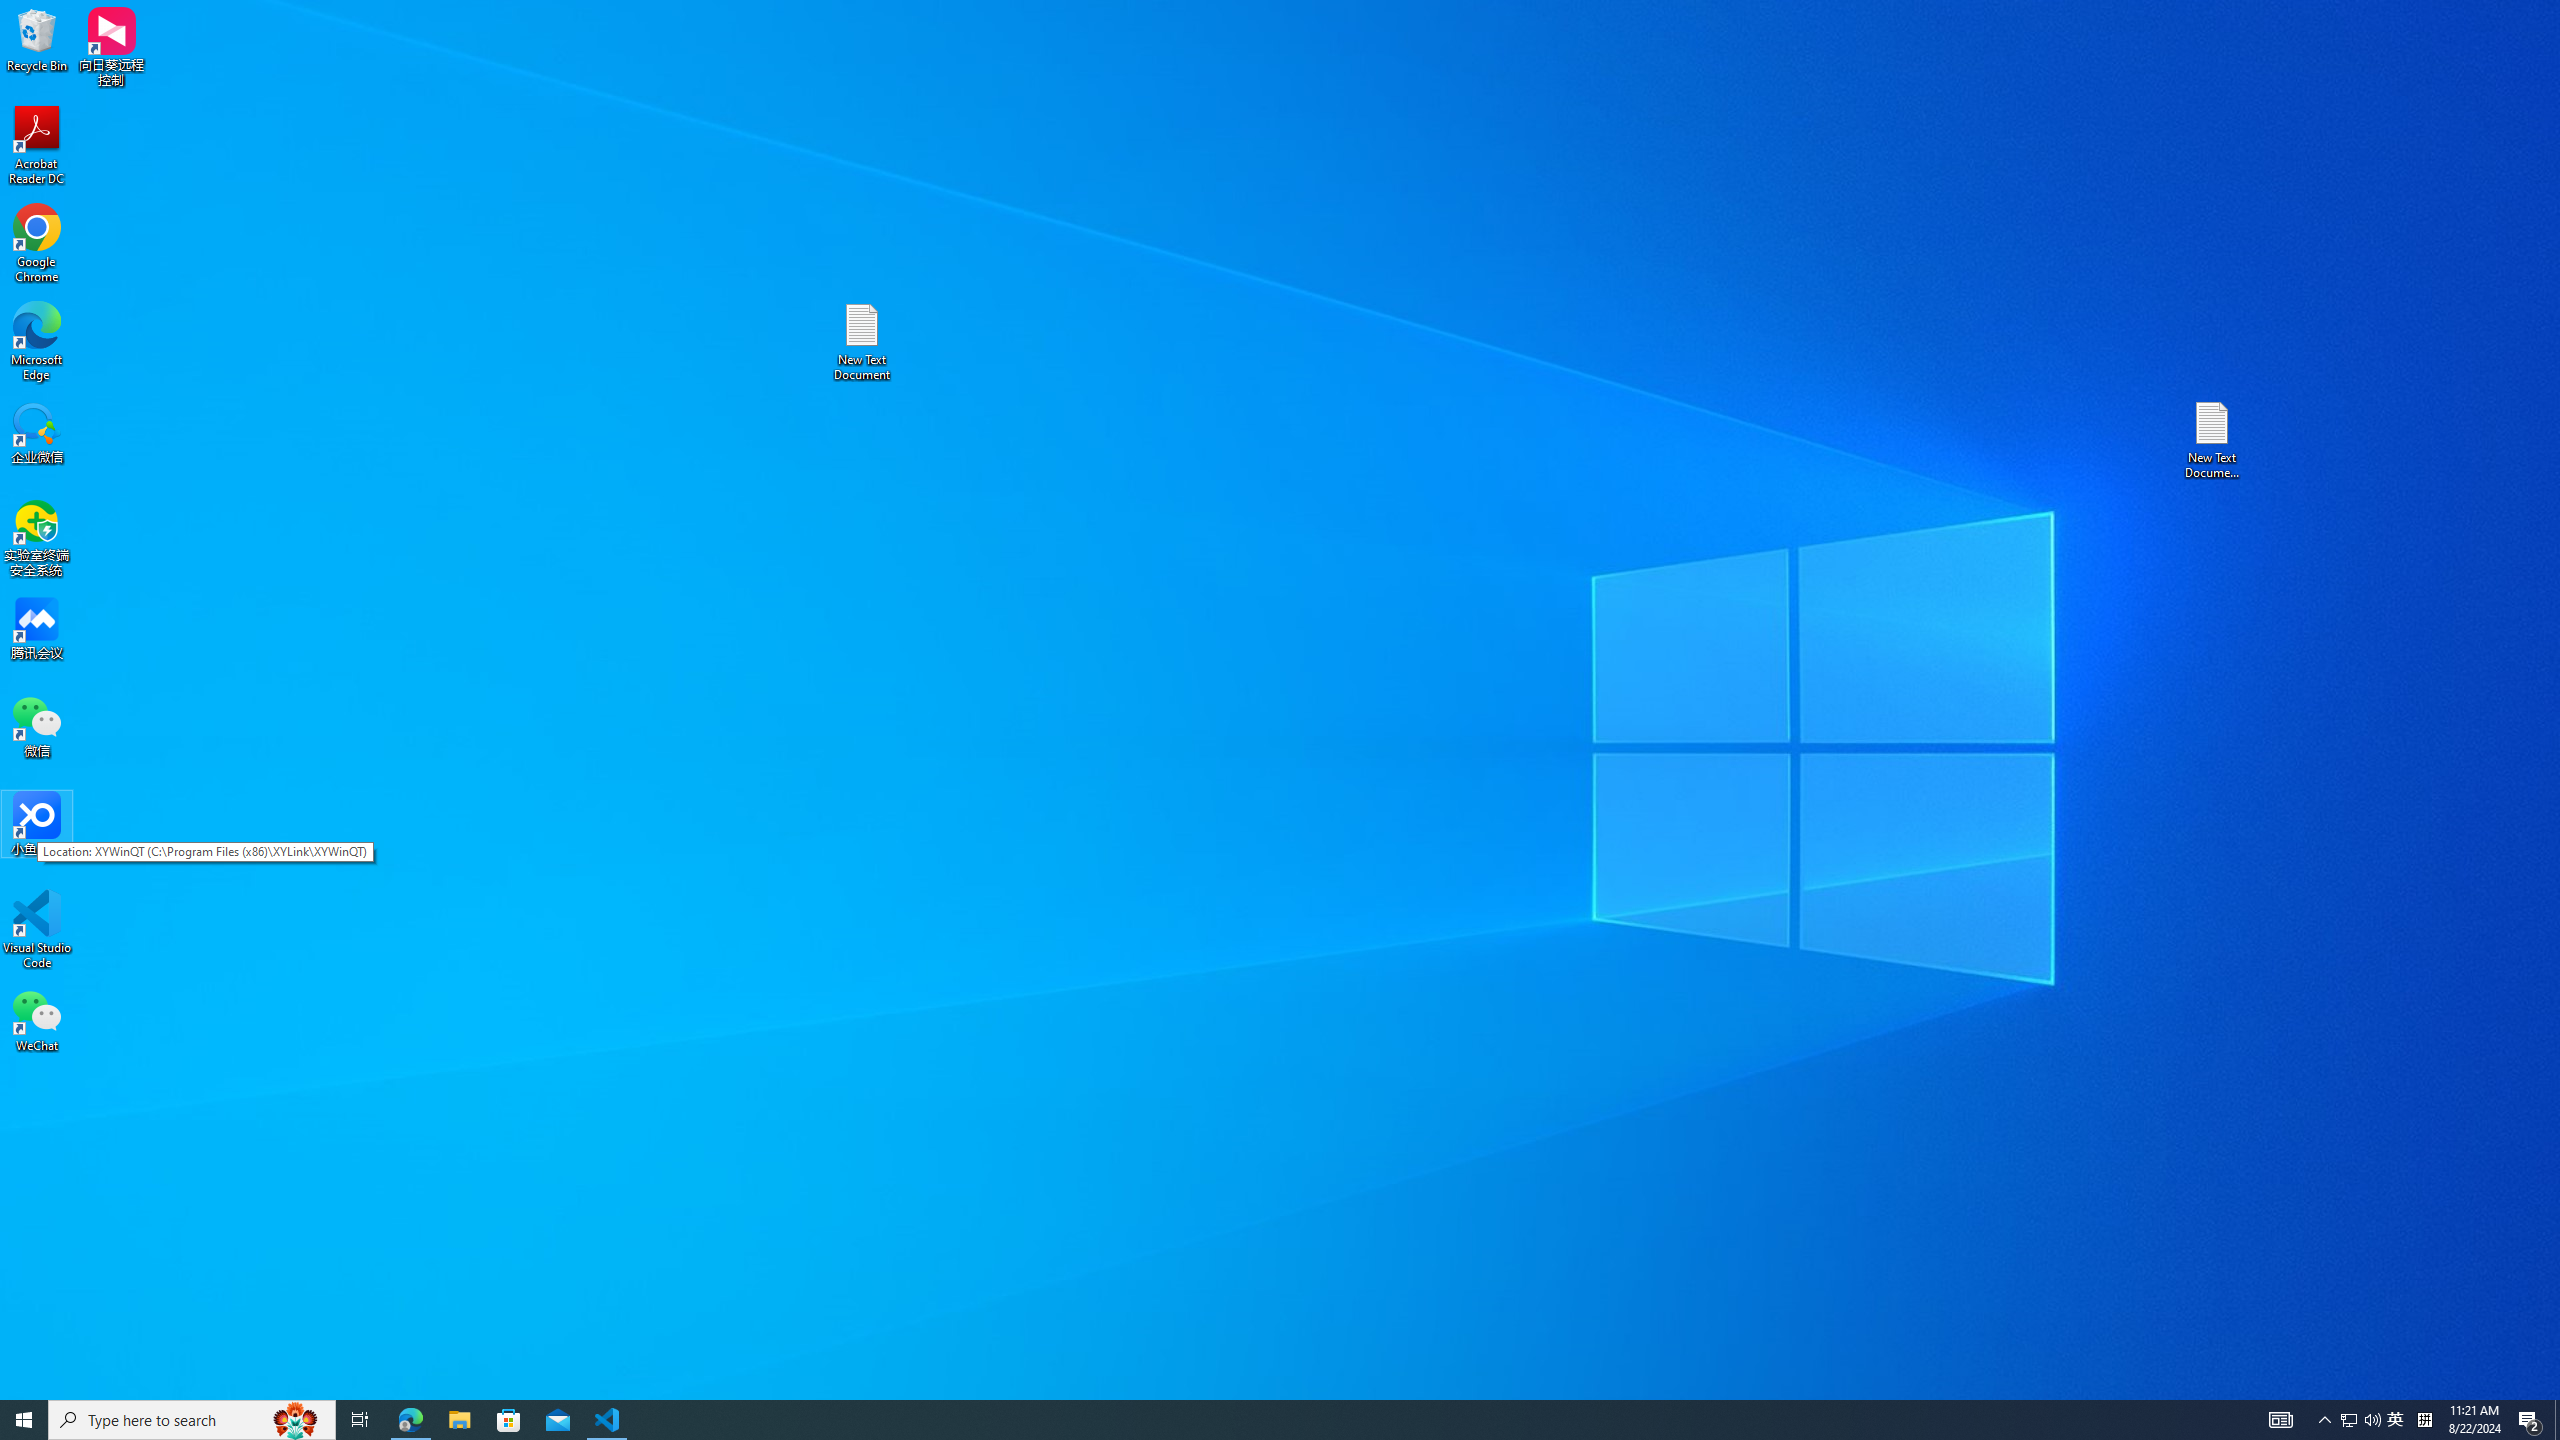 Image resolution: width=2560 pixels, height=1440 pixels. What do you see at coordinates (36, 1019) in the screenshot?
I see `'WeChat'` at bounding box center [36, 1019].